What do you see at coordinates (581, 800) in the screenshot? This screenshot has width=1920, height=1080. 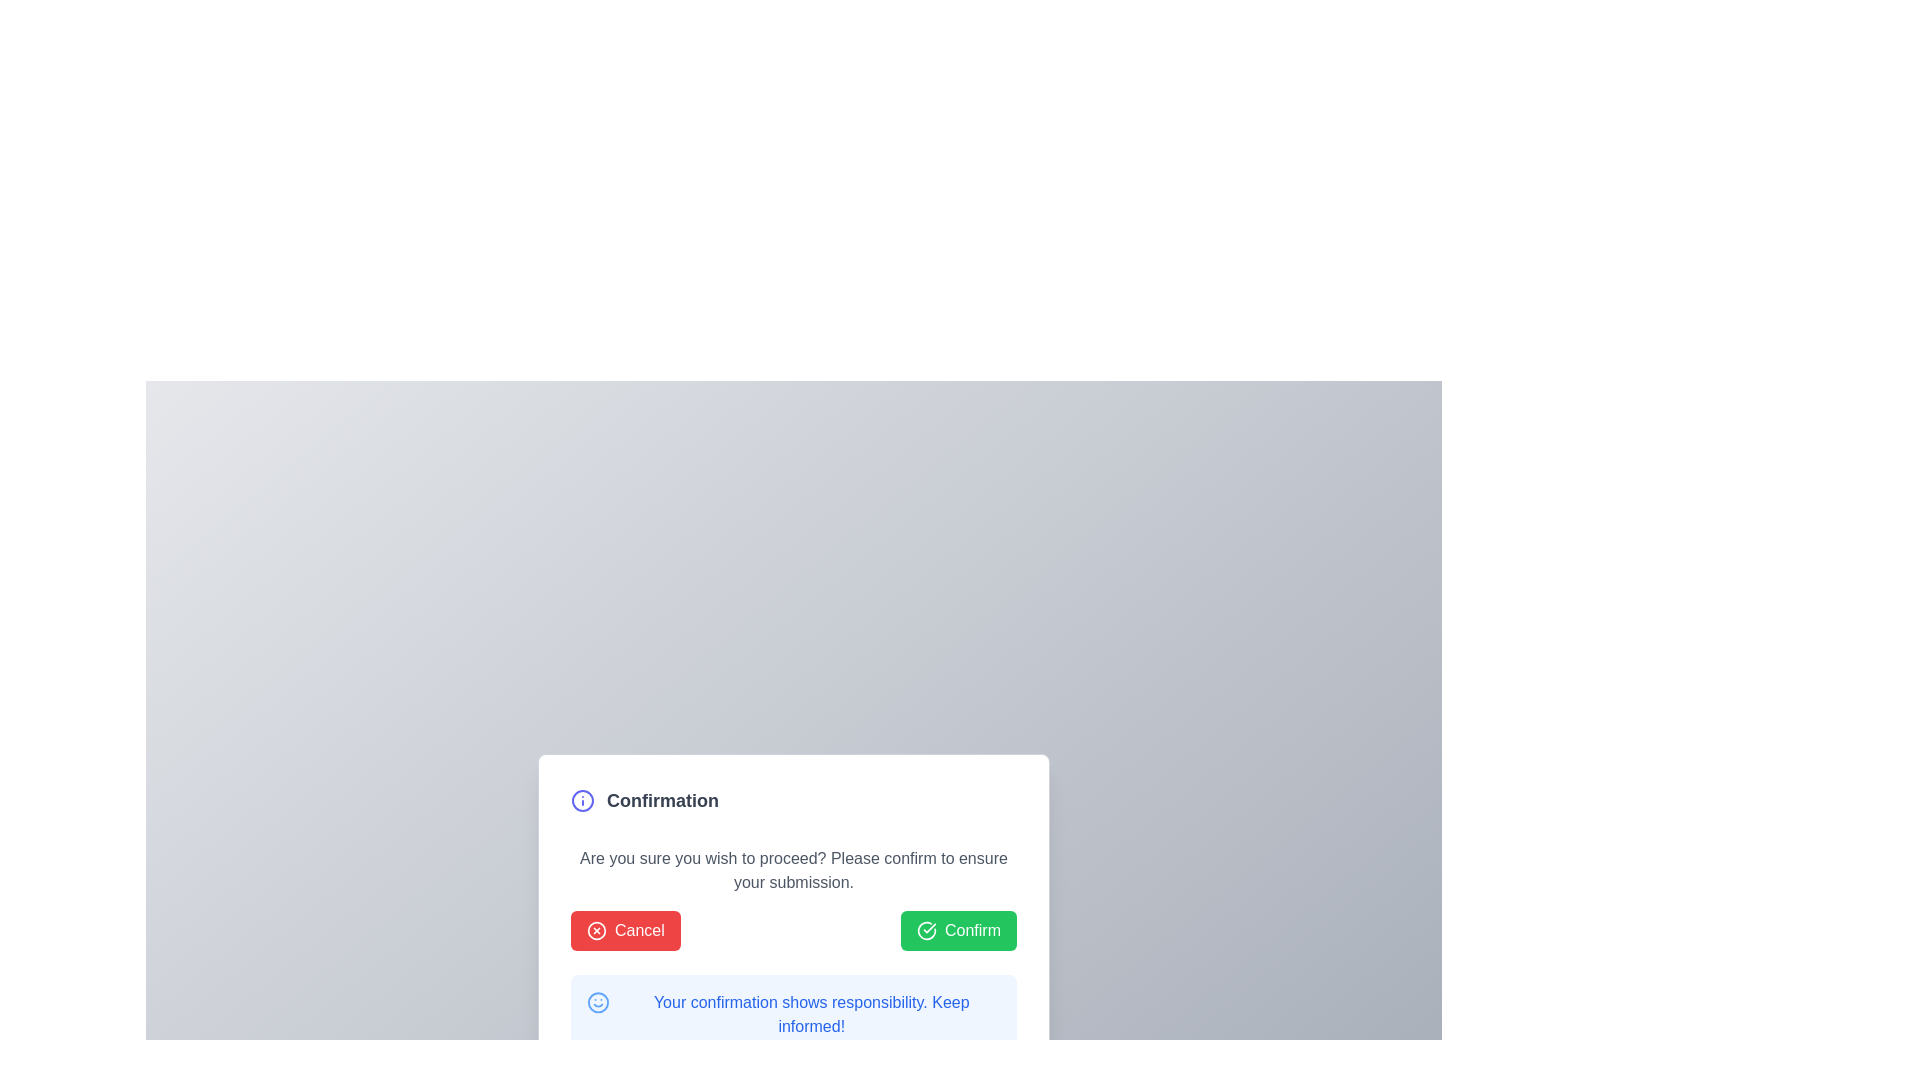 I see `the SVG Circle icon located in the top-left corner of the modal dialog box, which is used to draw attention to the confirmation dialog` at bounding box center [581, 800].